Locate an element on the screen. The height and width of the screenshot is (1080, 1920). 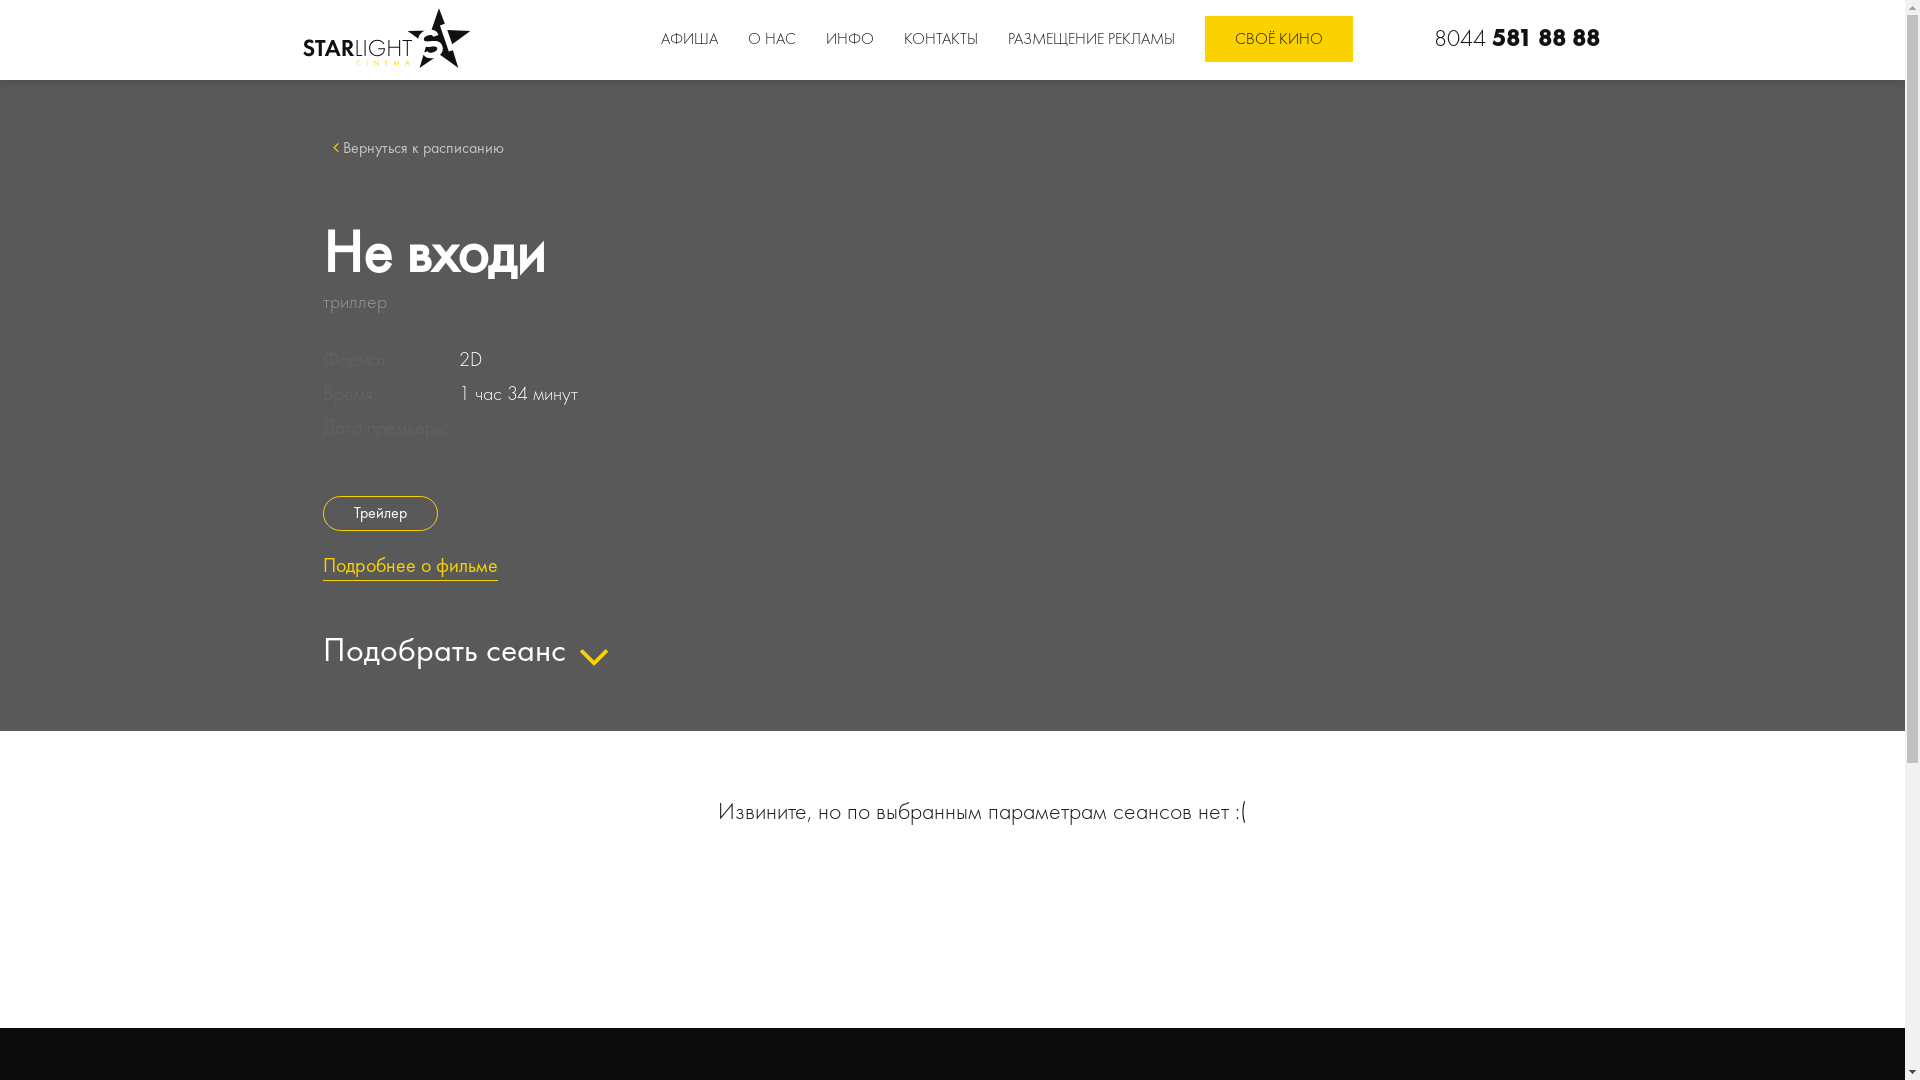
'8044 581 88 88' is located at coordinates (1517, 38).